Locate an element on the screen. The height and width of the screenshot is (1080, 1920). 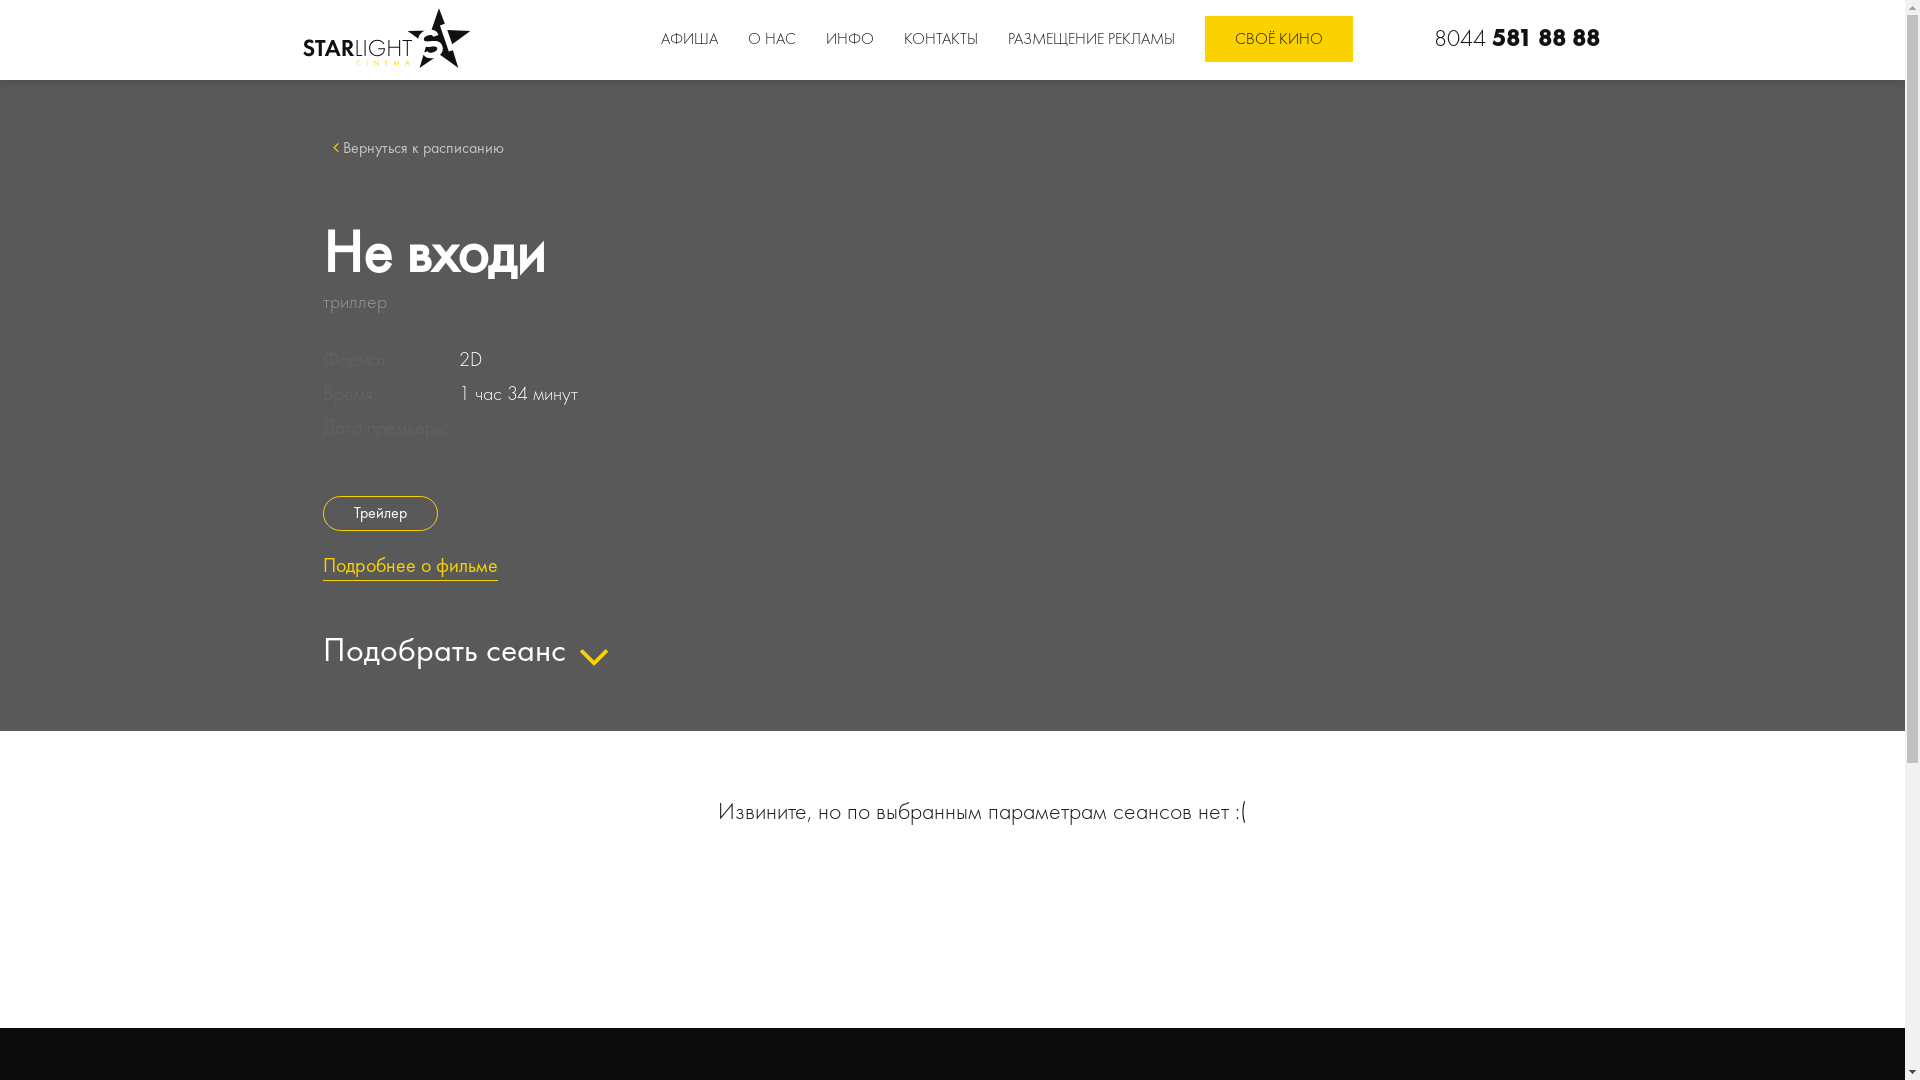
'8044 581 88 88' is located at coordinates (1517, 38).